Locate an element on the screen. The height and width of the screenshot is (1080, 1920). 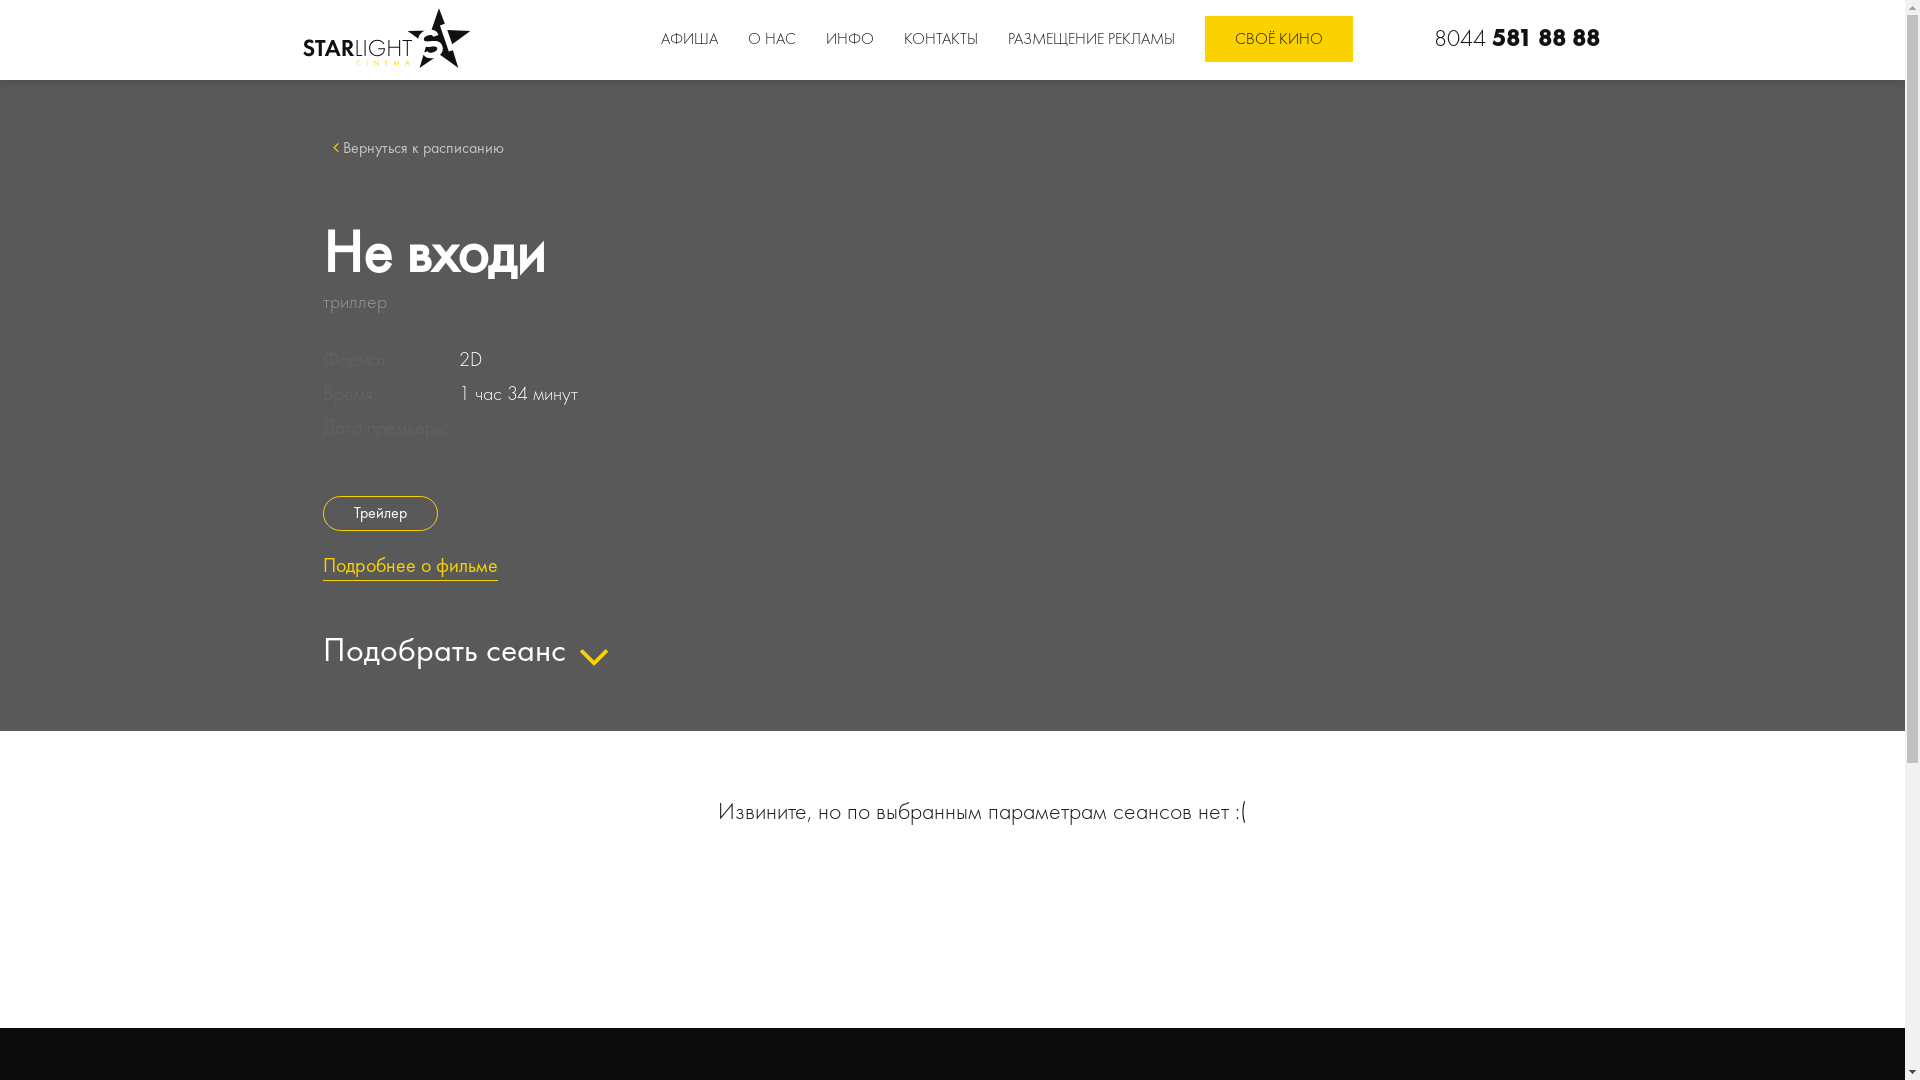
'8044 581 88 88' is located at coordinates (1517, 38).